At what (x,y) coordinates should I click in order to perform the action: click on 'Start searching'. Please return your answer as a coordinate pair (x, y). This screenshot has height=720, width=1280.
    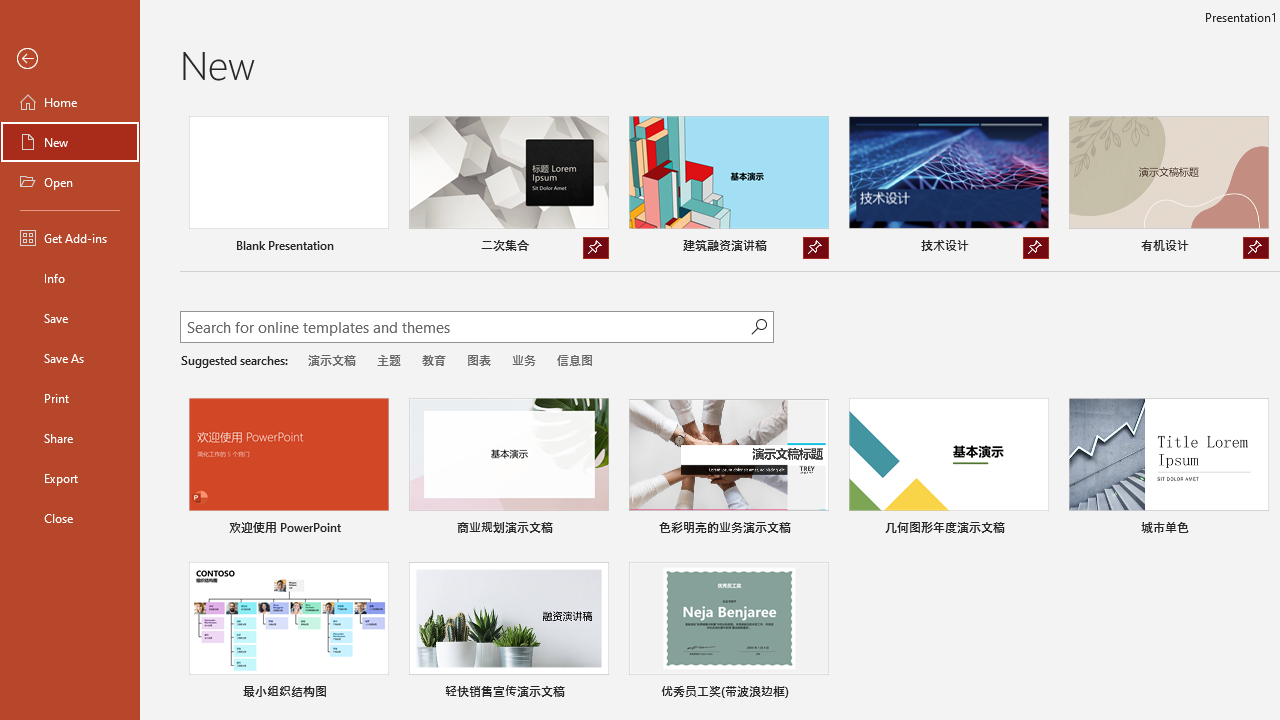
    Looking at the image, I should click on (758, 325).